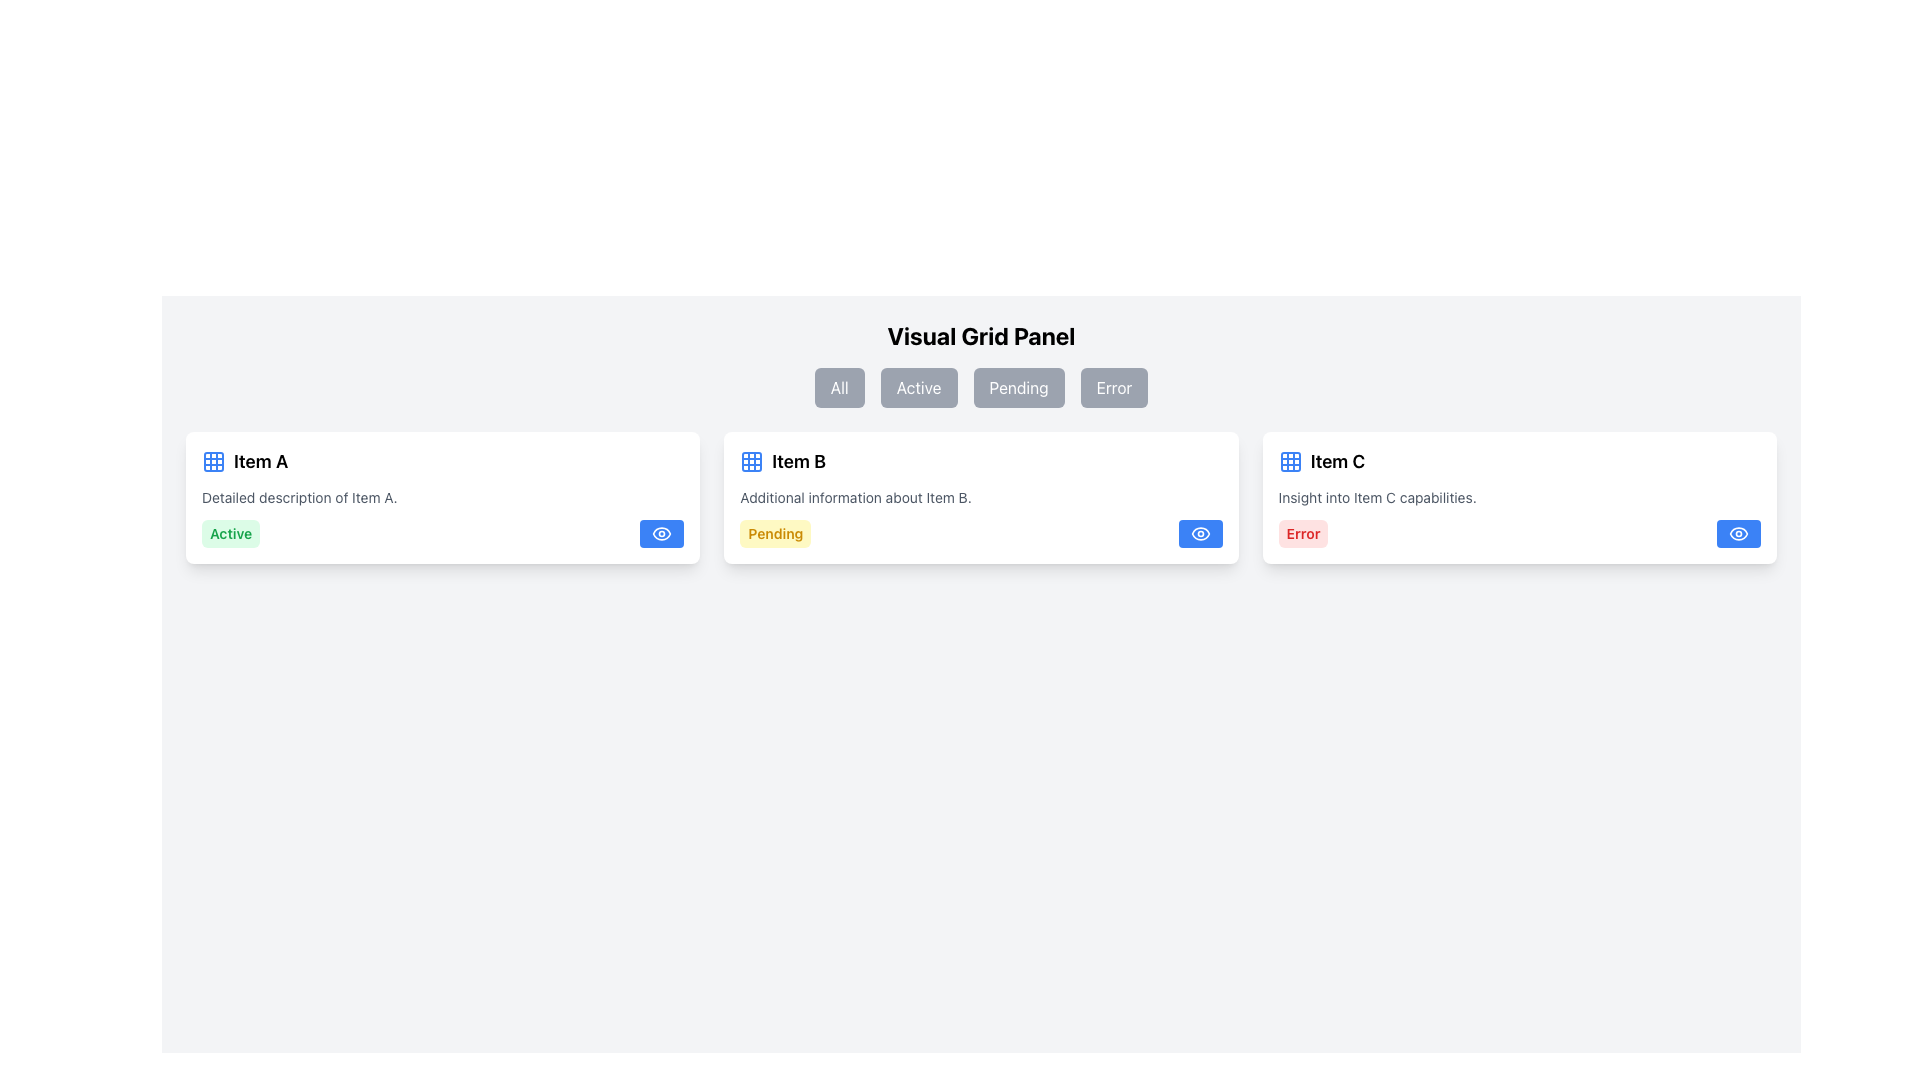 The height and width of the screenshot is (1080, 1920). What do you see at coordinates (774, 532) in the screenshot?
I see `the 'Pending' status badge located at the bottom-left corner of the second card labeled 'Item B'` at bounding box center [774, 532].